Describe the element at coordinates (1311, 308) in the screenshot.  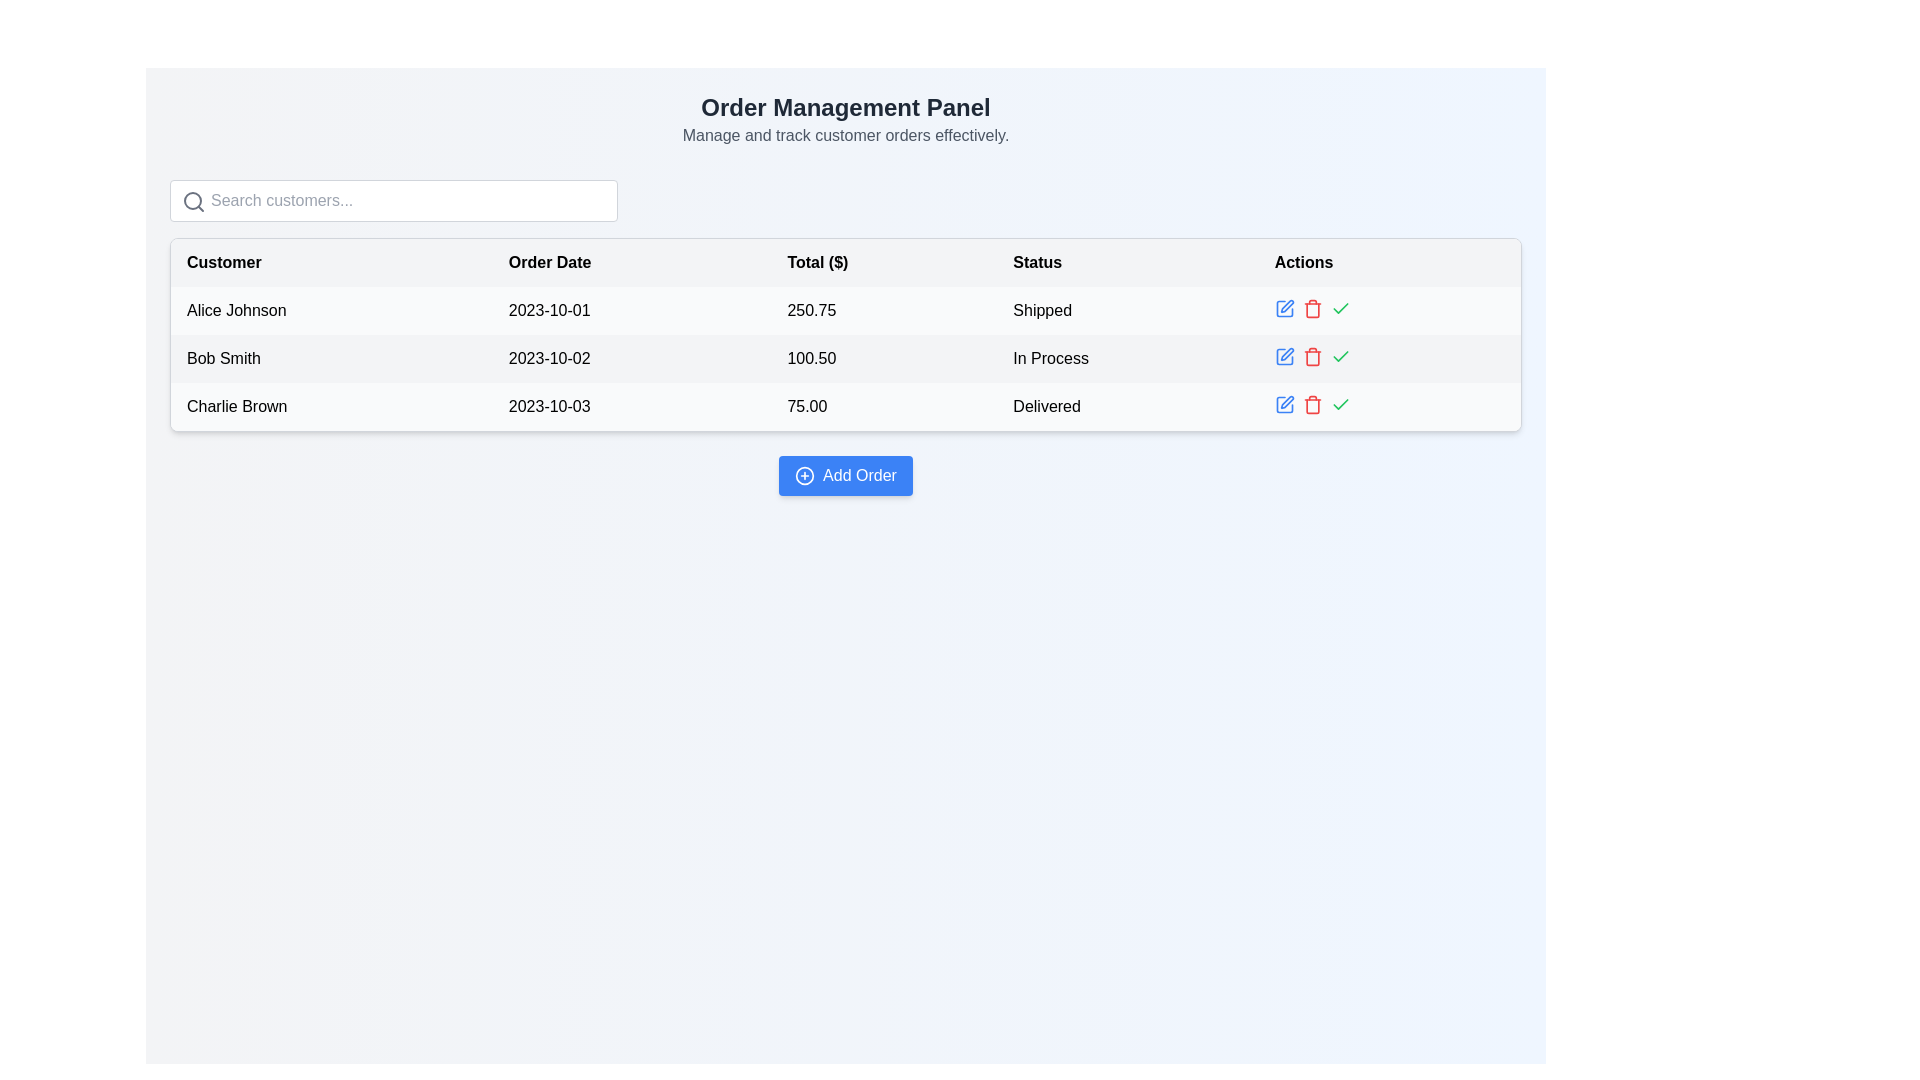
I see `the delete button in the 'Actions' column for the row associated with customer 'Alice Johnson'` at that location.